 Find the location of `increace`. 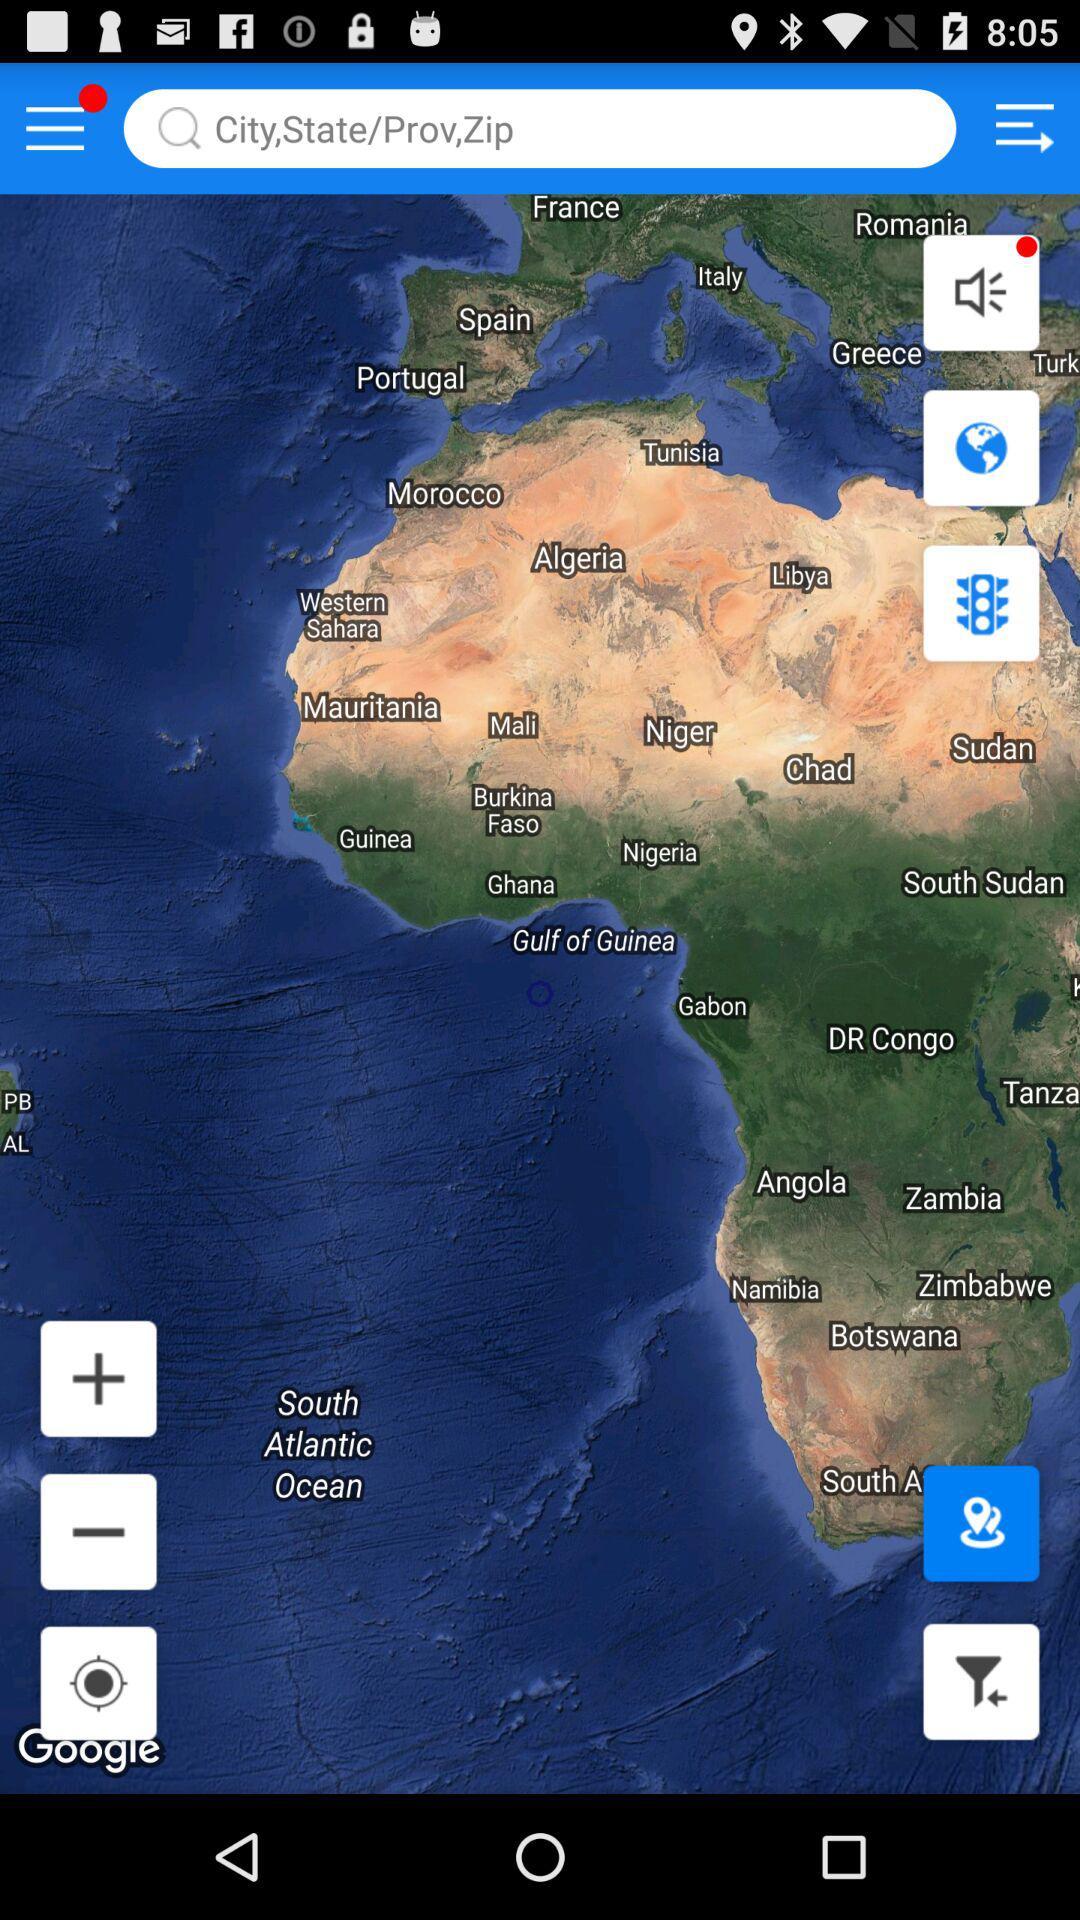

increace is located at coordinates (98, 1377).